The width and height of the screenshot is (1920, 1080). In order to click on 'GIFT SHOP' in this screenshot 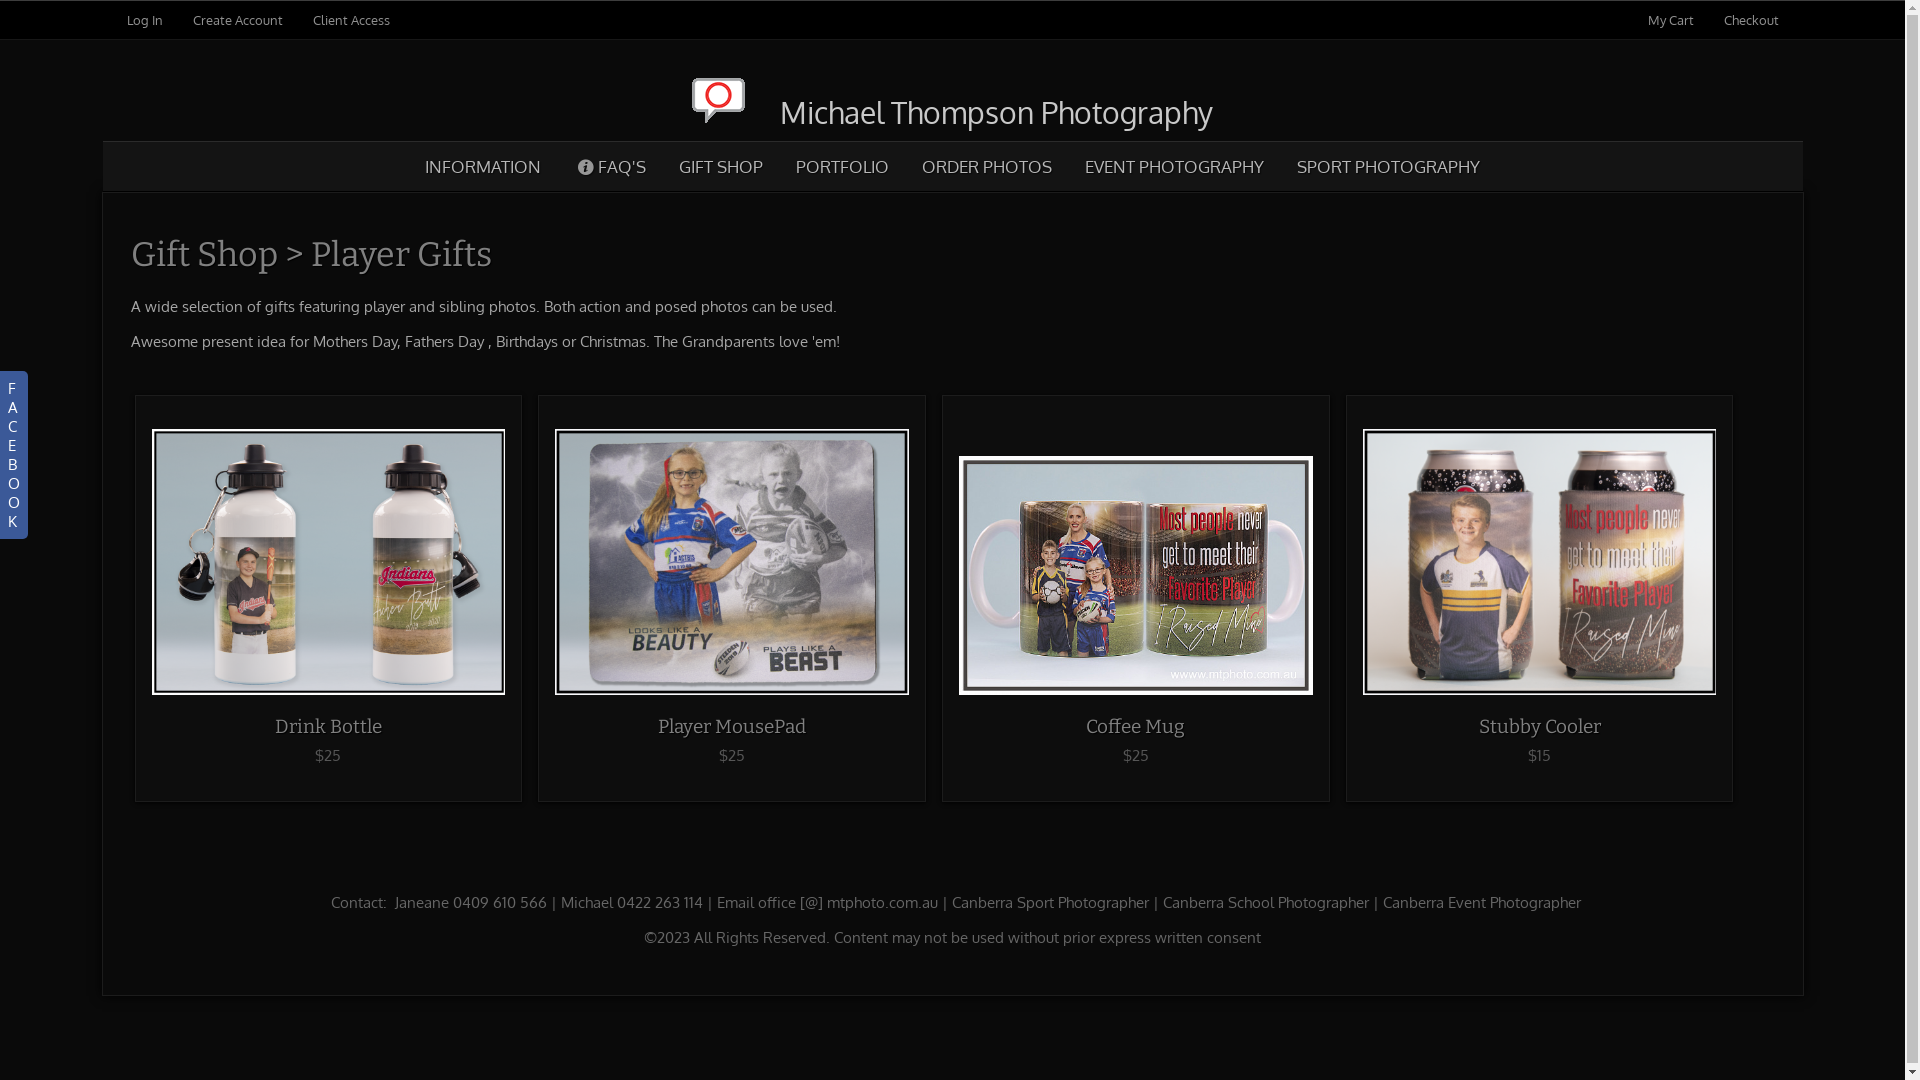, I will do `click(720, 165)`.